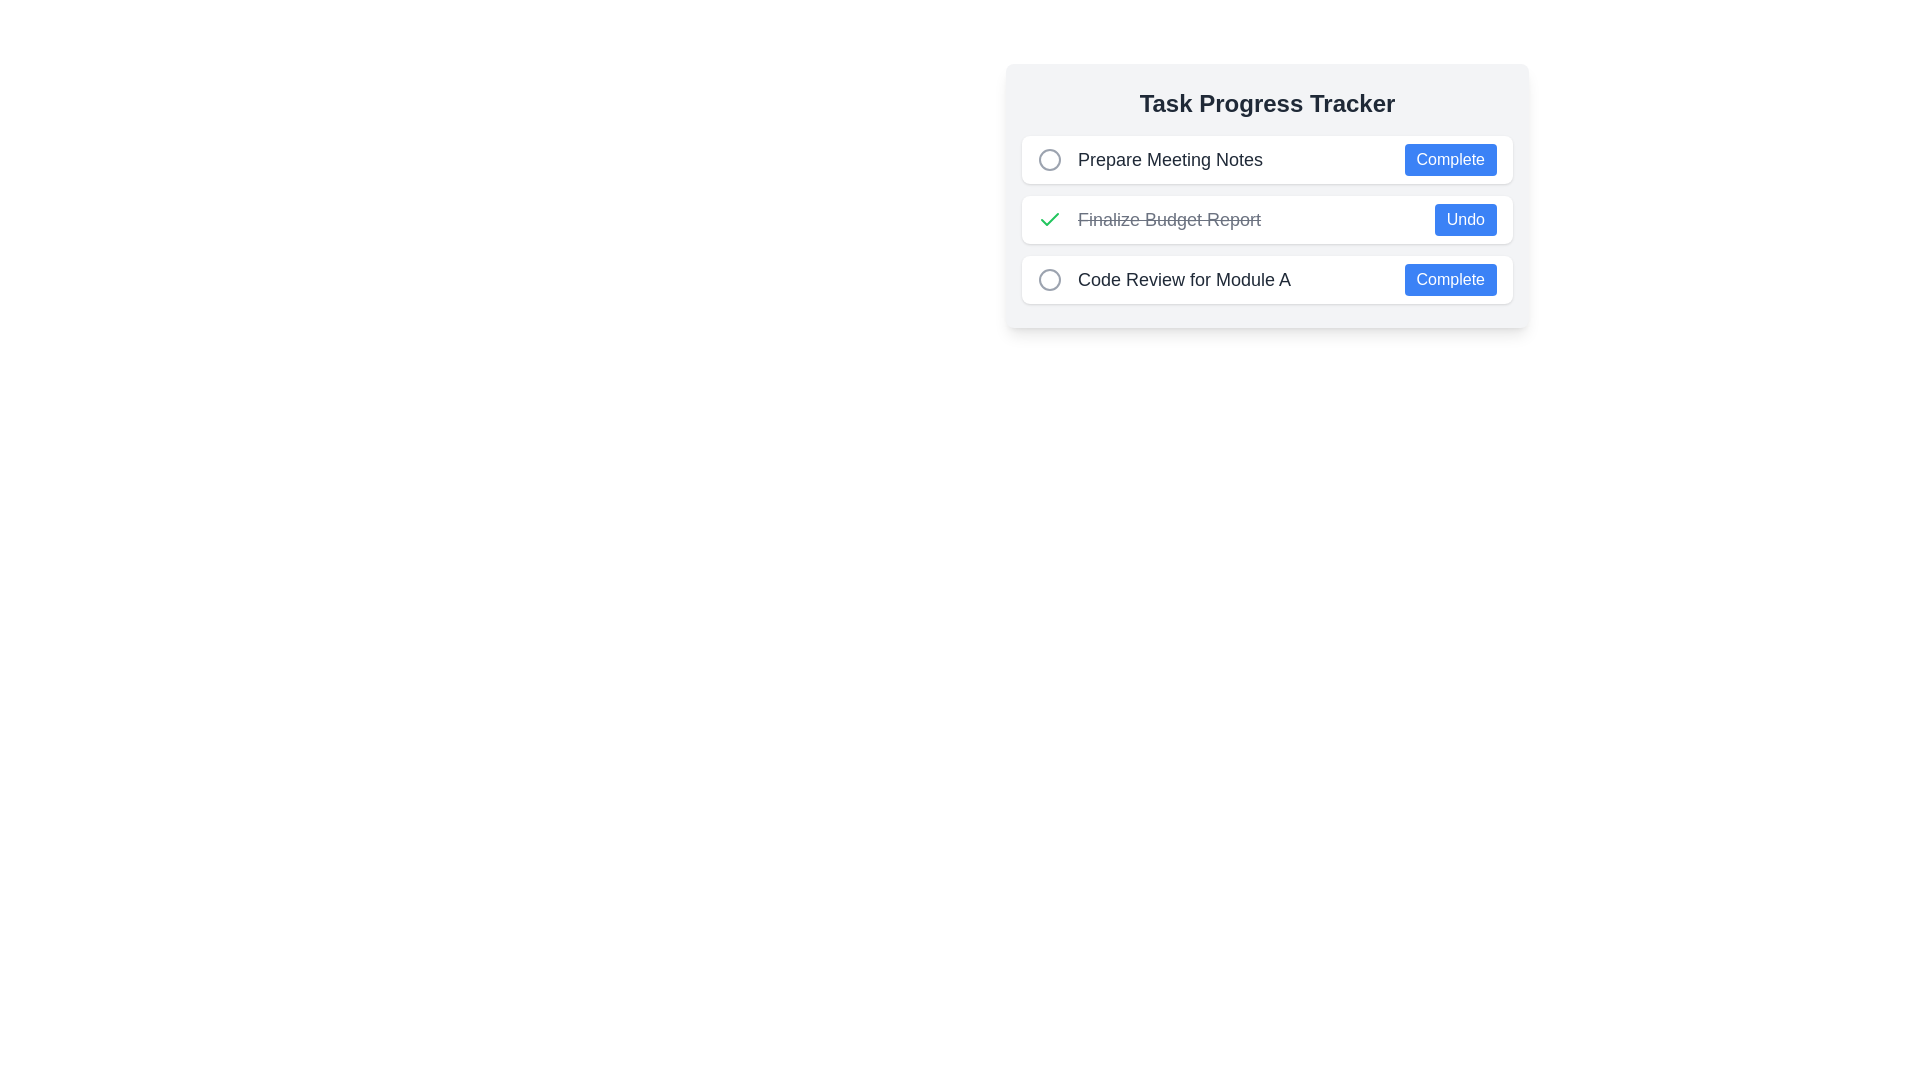 Image resolution: width=1920 pixels, height=1080 pixels. Describe the element at coordinates (1450, 280) in the screenshot. I see `the button at the right end of the third row in the 'Task Progress Tracker' to mark 'Code Review for Module A' as complete` at that location.